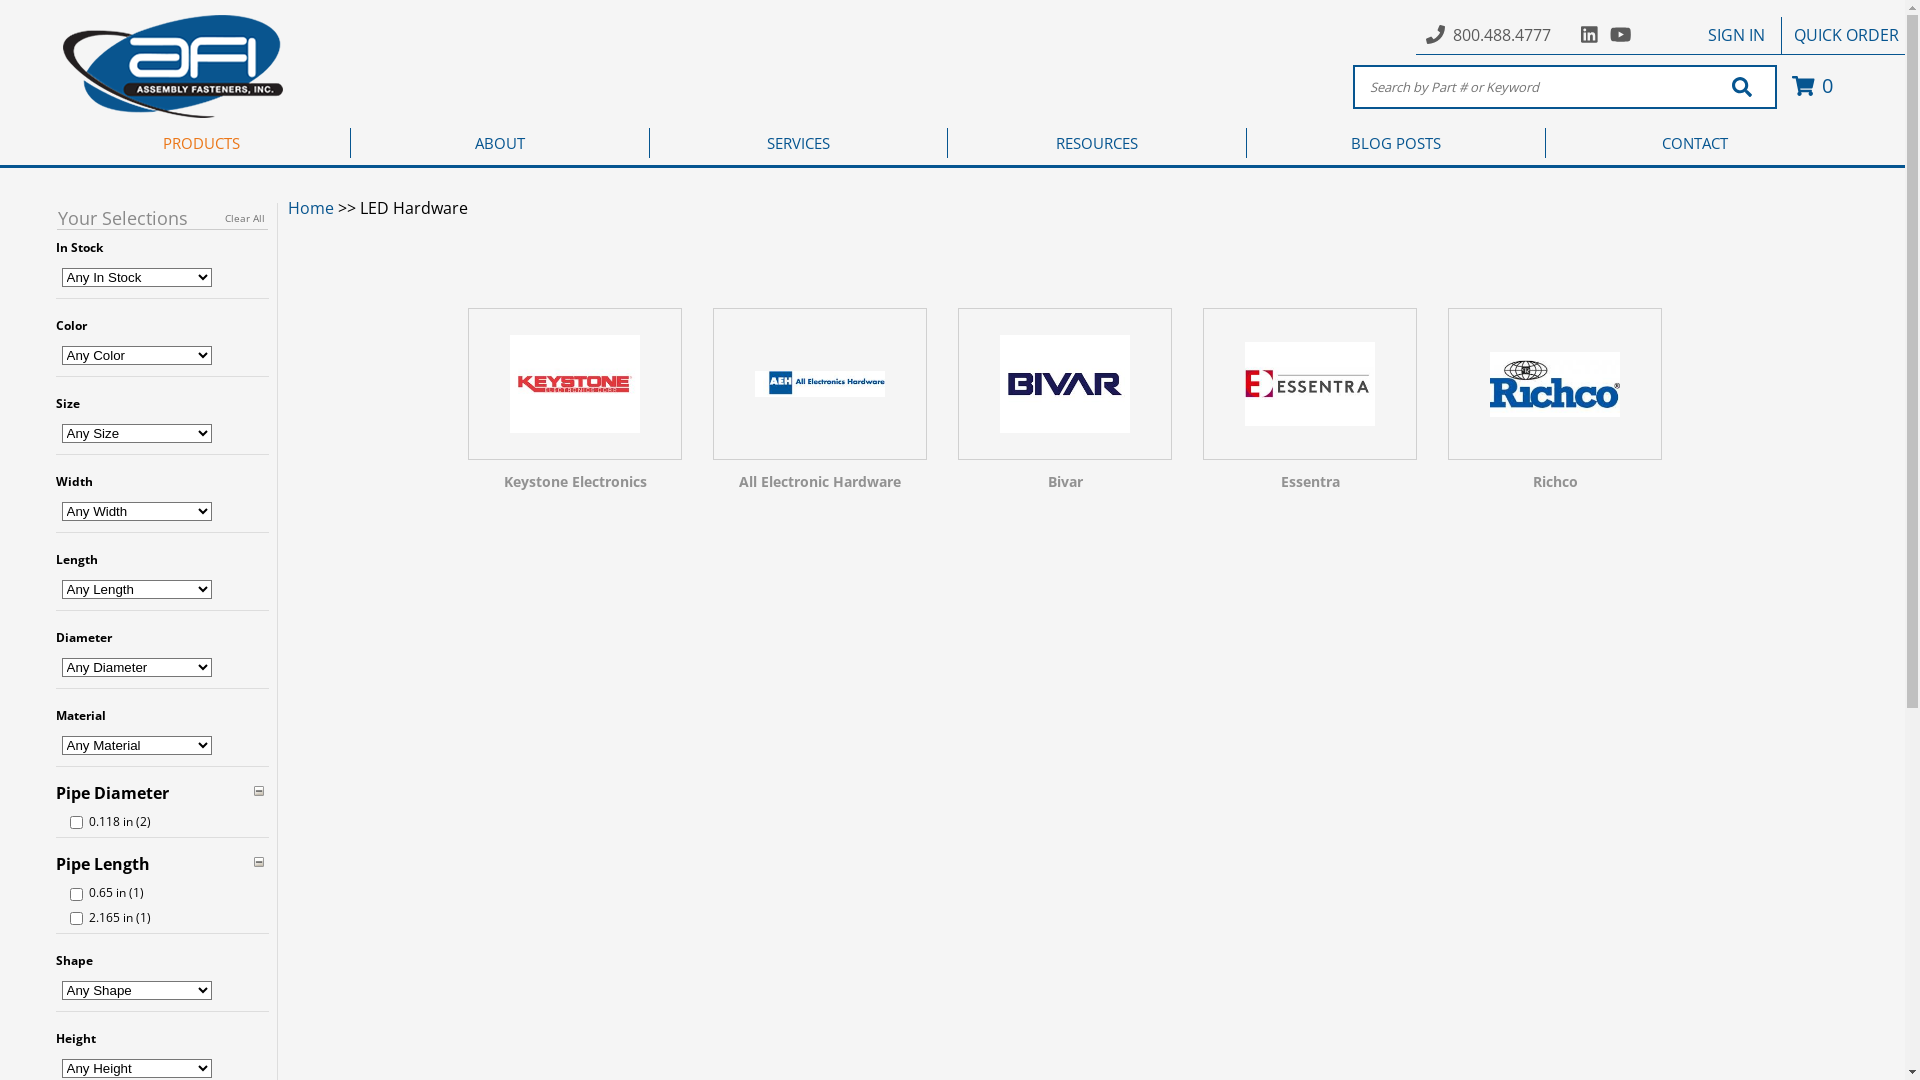  What do you see at coordinates (76, 822) in the screenshot?
I see `'0@@2e118 in'` at bounding box center [76, 822].